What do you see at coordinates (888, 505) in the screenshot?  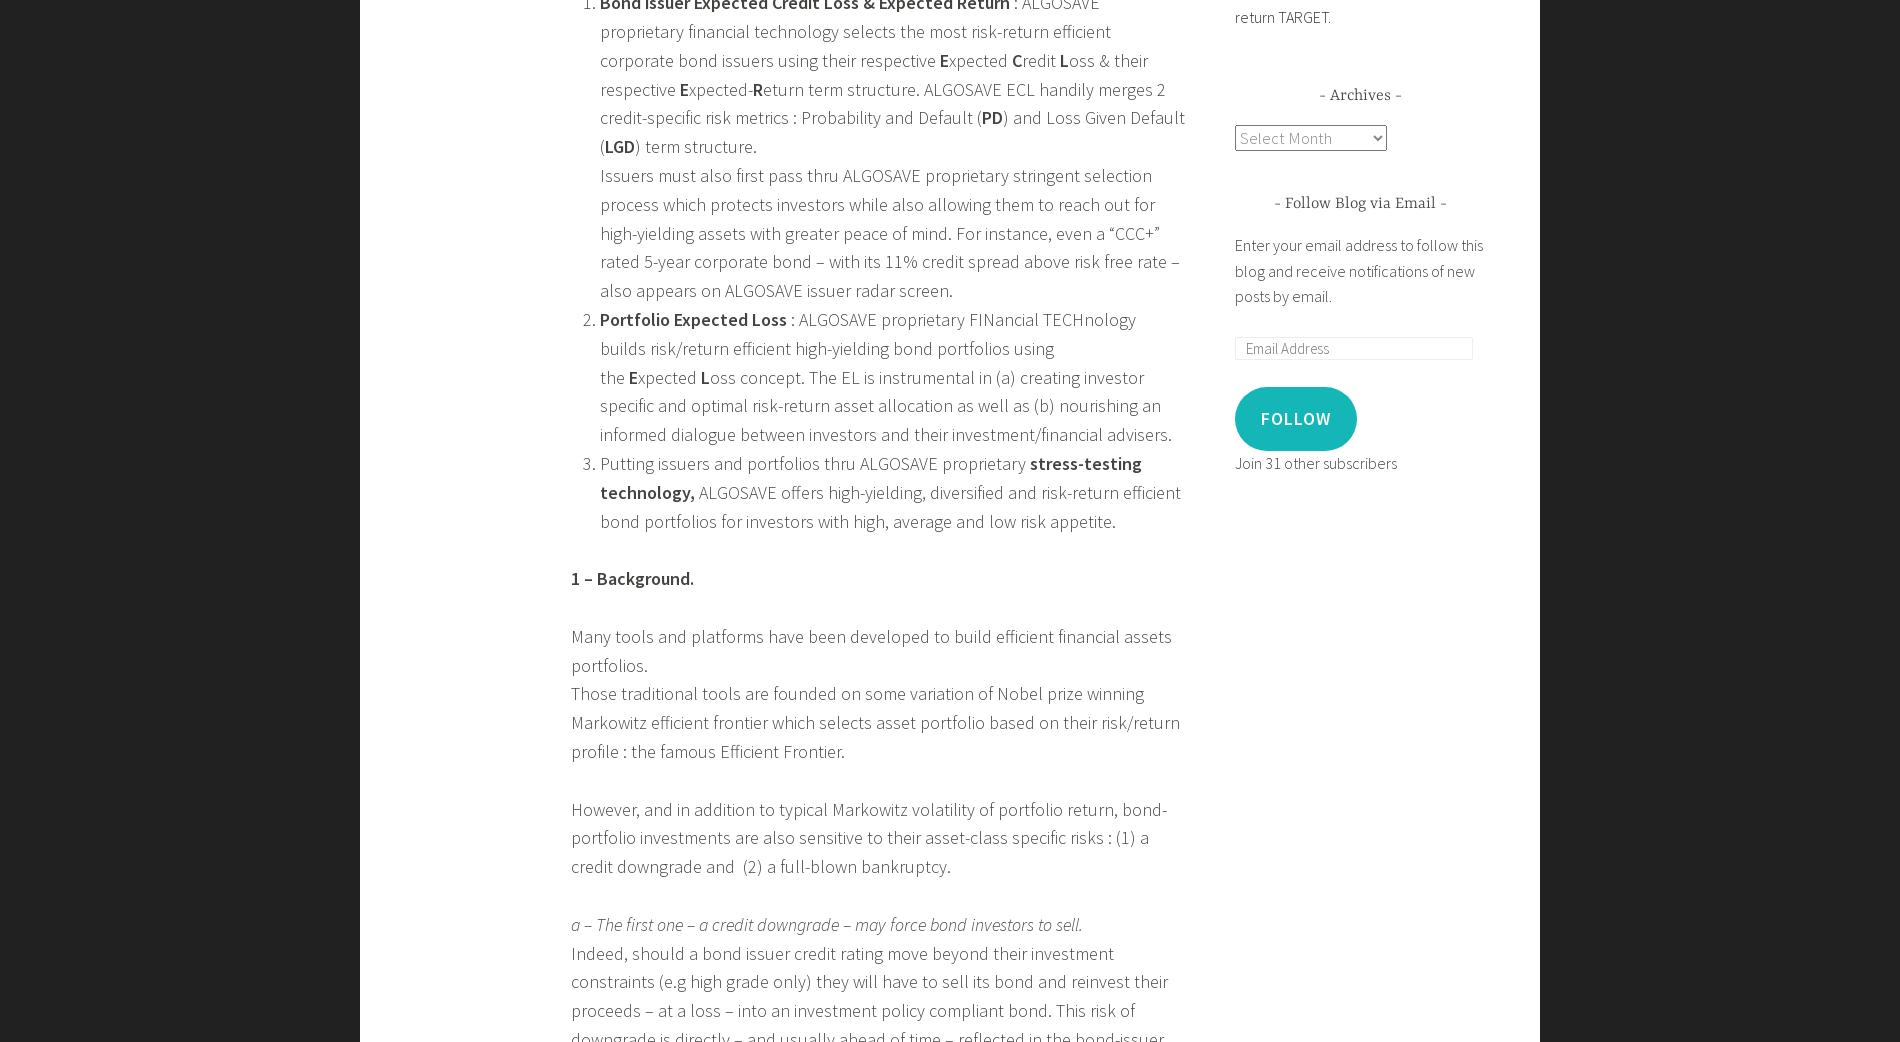 I see `'ALGOSAVE offers high-yielding, diversified and risk-return efficient bond portfolios for investors with high, average and low risk appetite.'` at bounding box center [888, 505].